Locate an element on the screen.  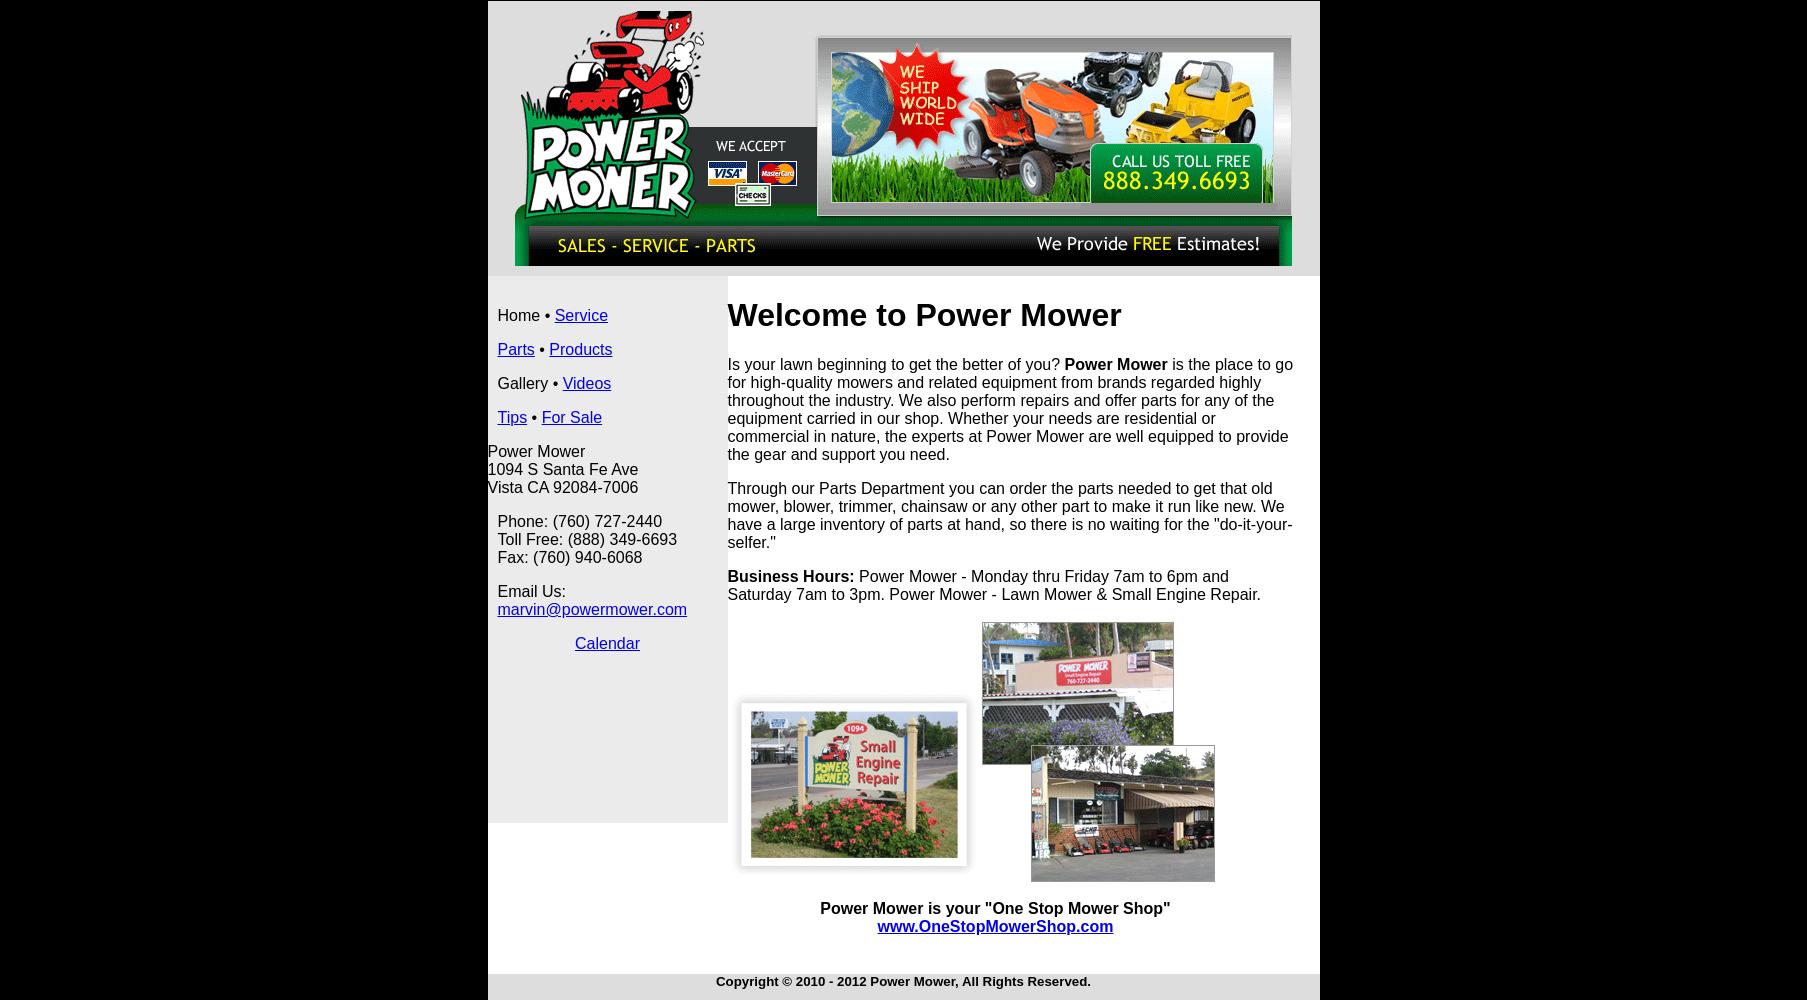
'Welcome to Power Mower' is located at coordinates (922, 314).